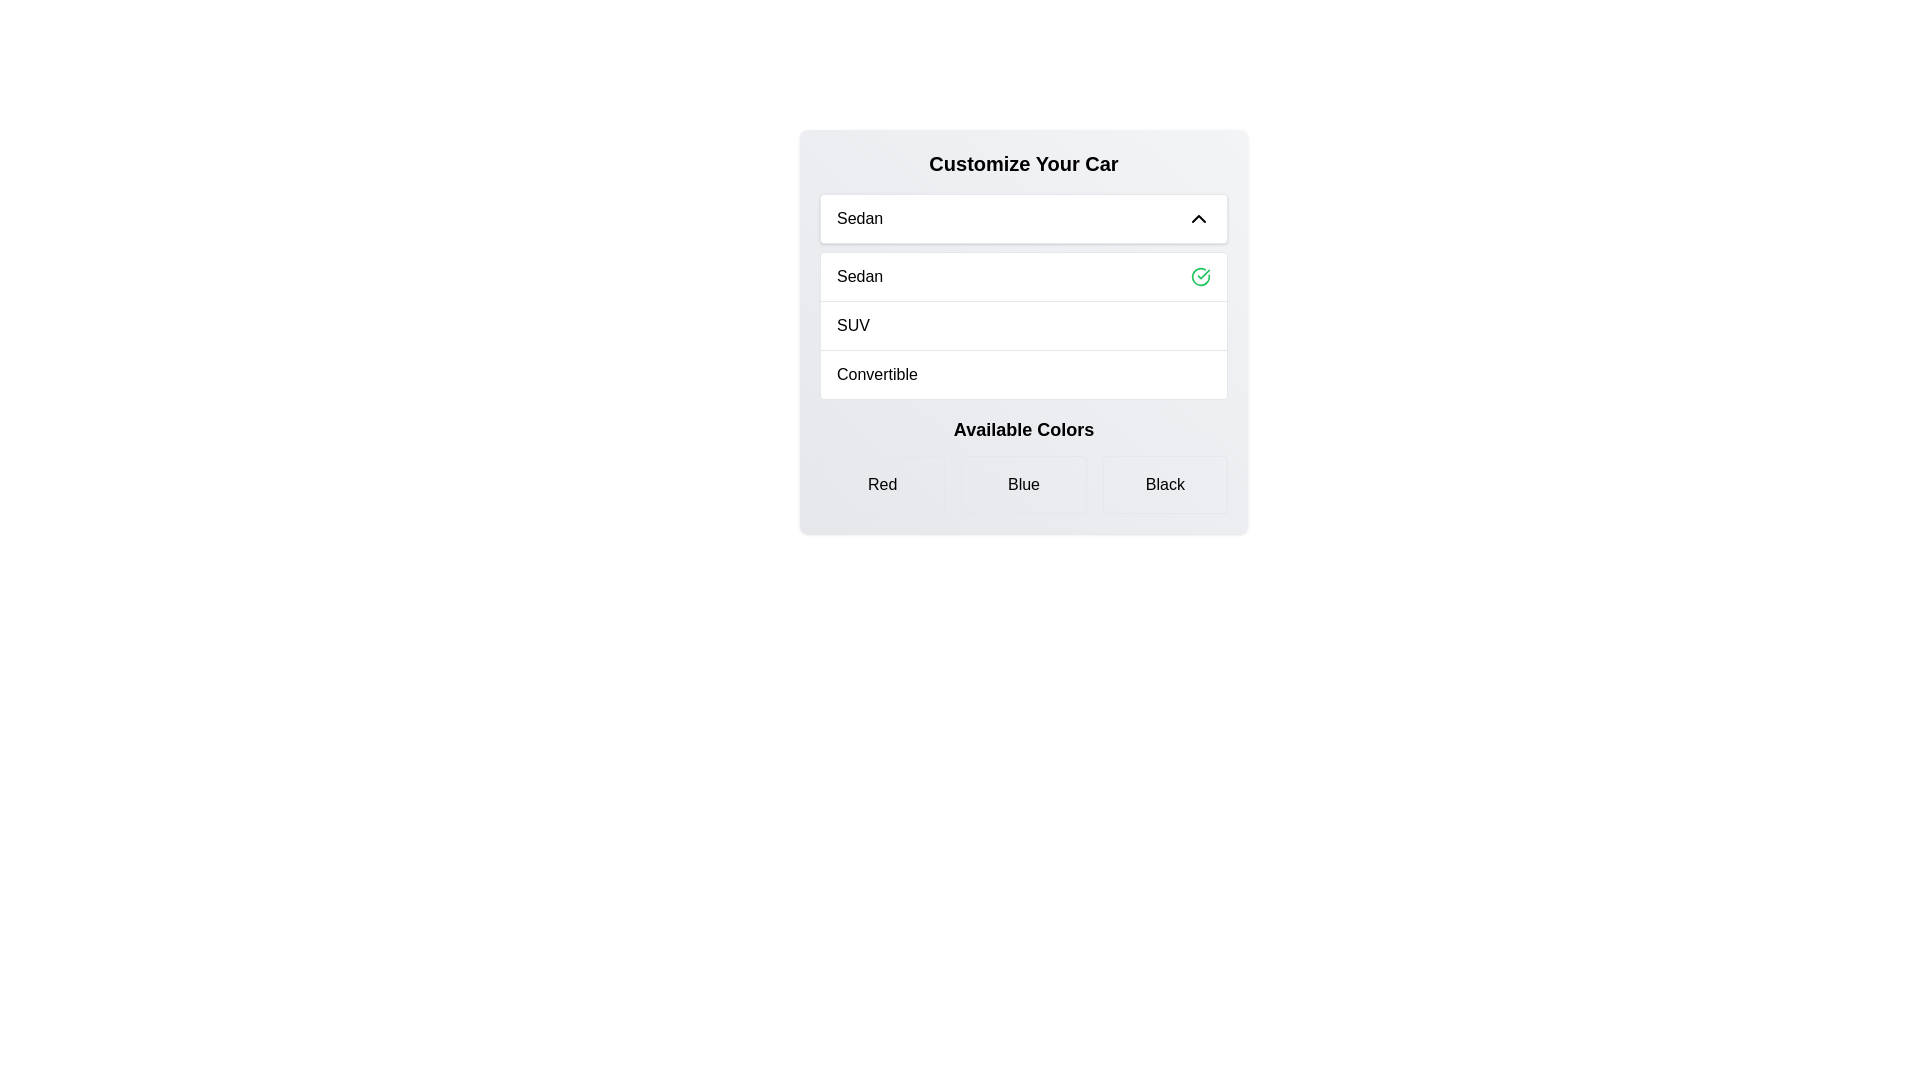 The width and height of the screenshot is (1920, 1080). Describe the element at coordinates (881, 485) in the screenshot. I see `the 'Red' button, which is the first button in a grid layout under the section titled 'Available Colors'. This button features rounded corners and a medium font weight text that says 'Red'` at that location.